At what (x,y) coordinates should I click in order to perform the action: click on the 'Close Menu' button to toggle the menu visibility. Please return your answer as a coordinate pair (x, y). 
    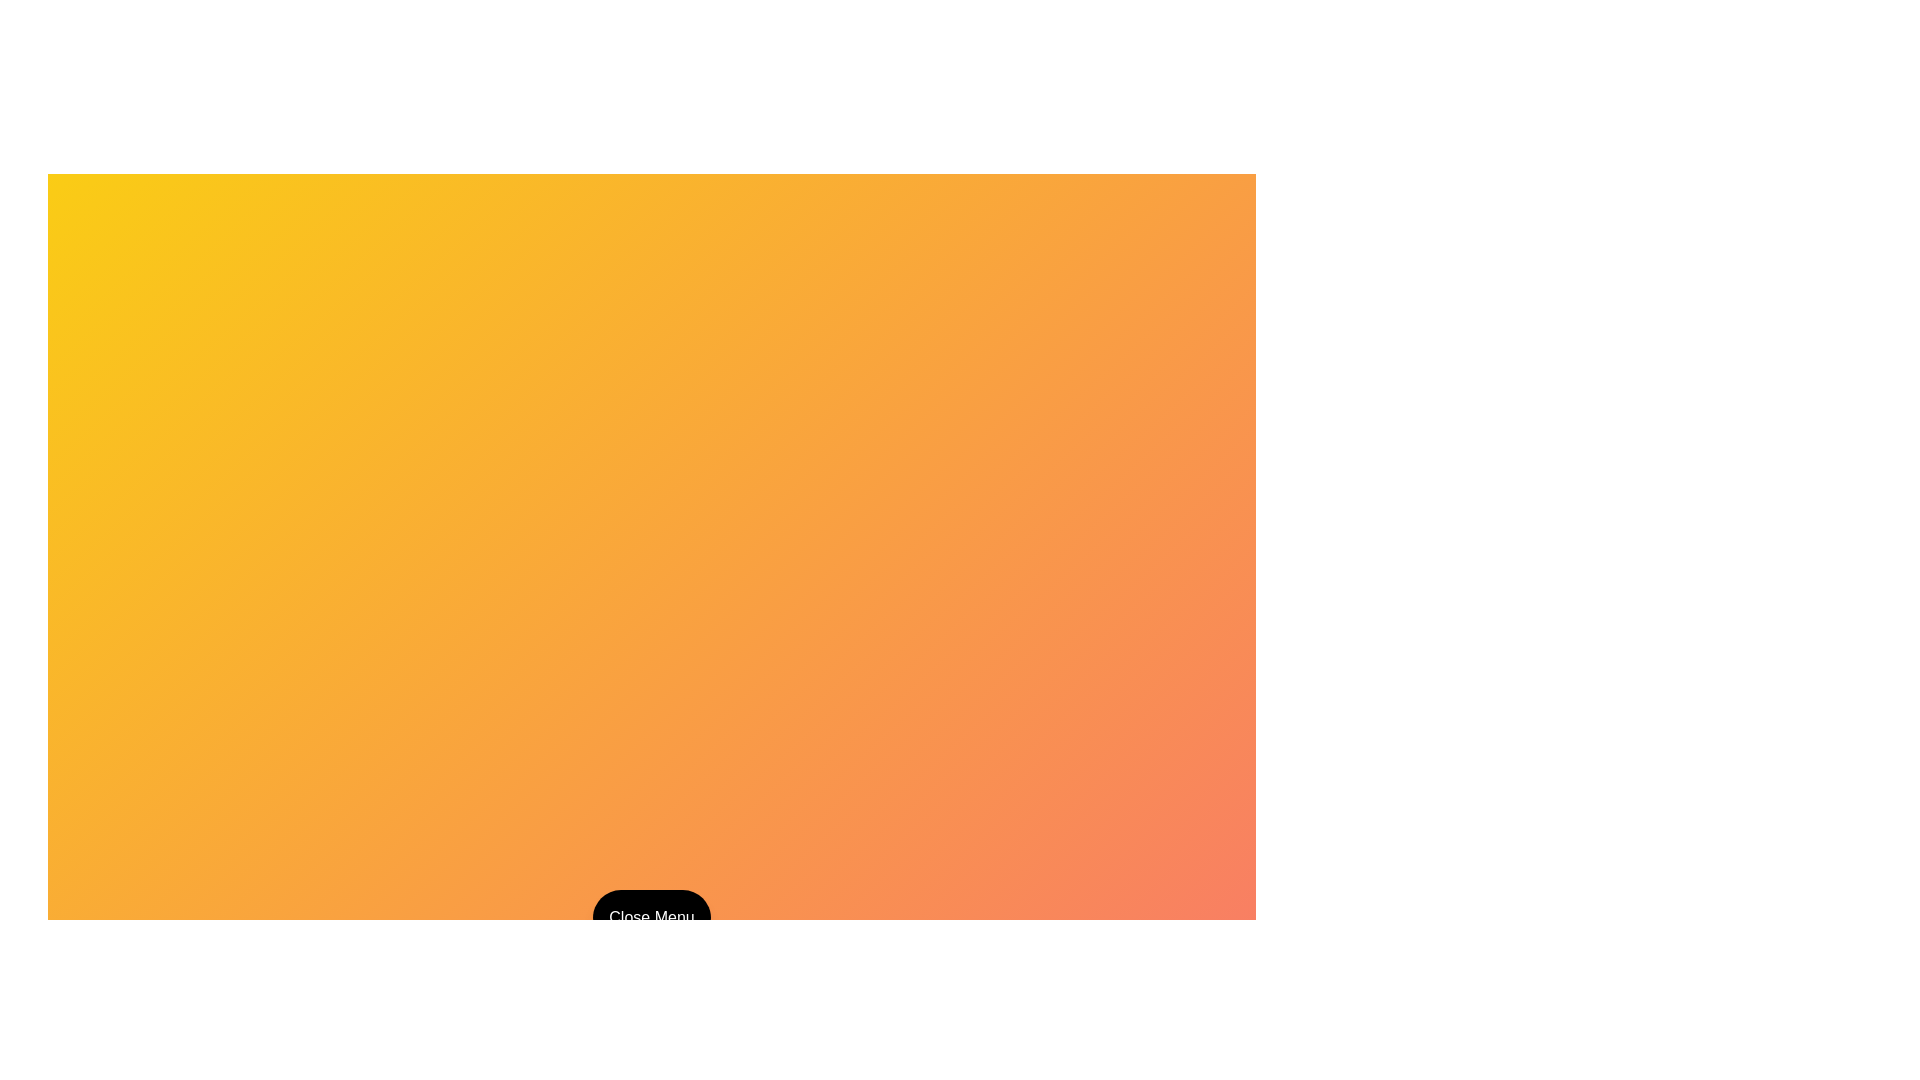
    Looking at the image, I should click on (652, 918).